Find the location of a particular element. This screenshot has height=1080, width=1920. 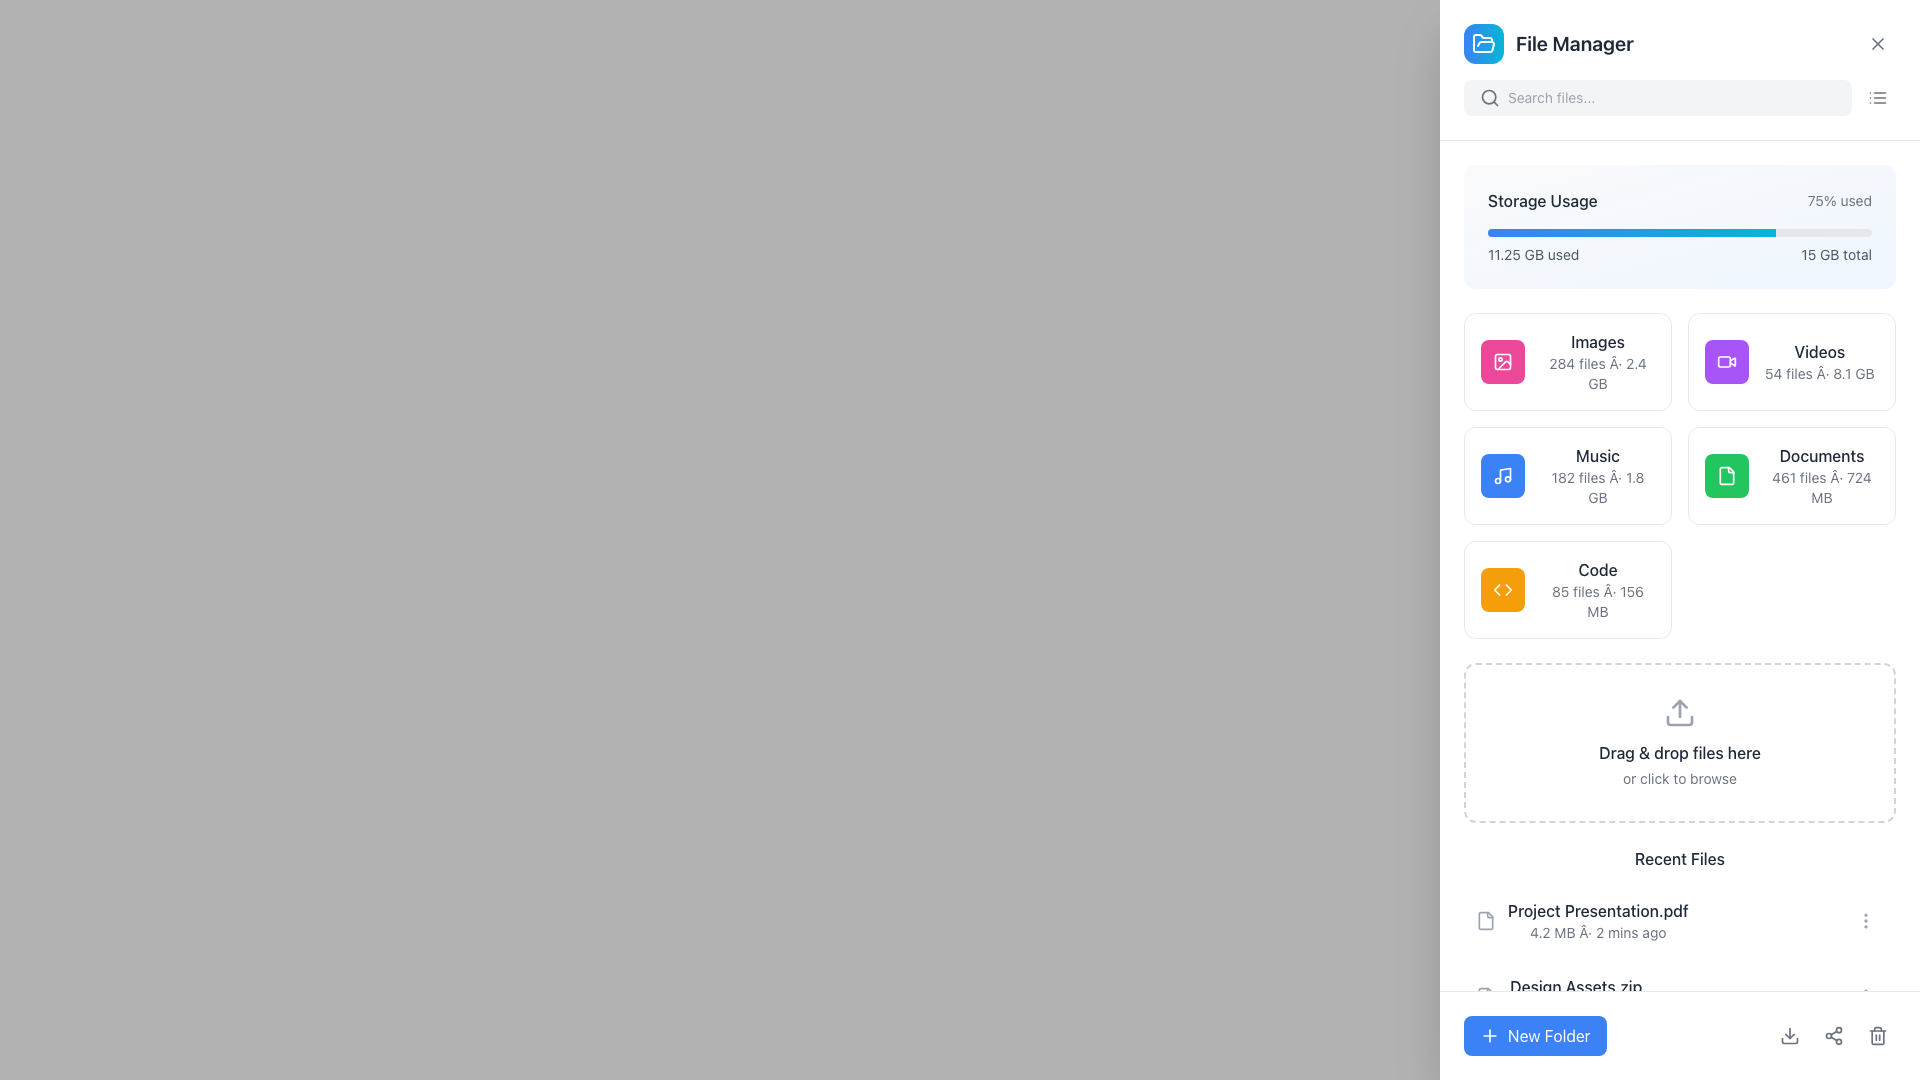

the button with a list icon in the top-right corner of the interface is located at coordinates (1876, 97).